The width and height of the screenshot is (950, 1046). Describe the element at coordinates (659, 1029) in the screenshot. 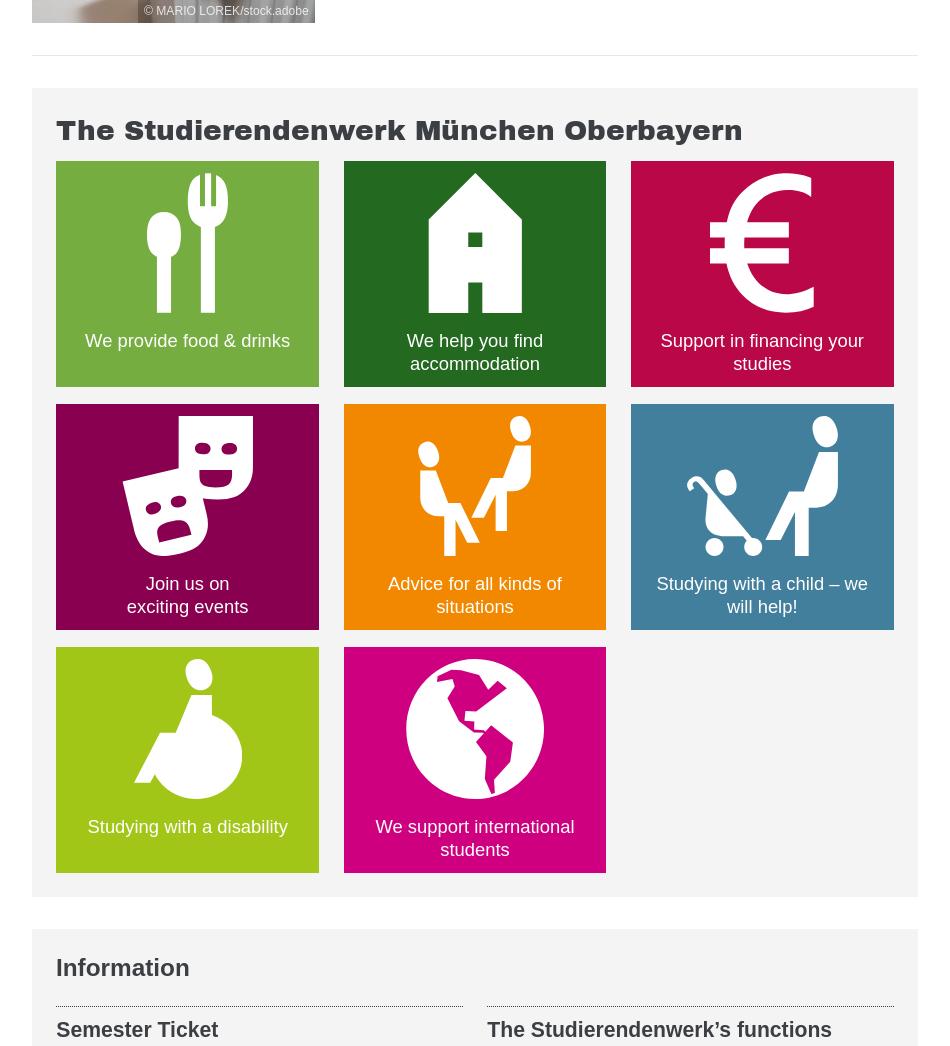

I see `'The Studierendenwerk’s functions'` at that location.